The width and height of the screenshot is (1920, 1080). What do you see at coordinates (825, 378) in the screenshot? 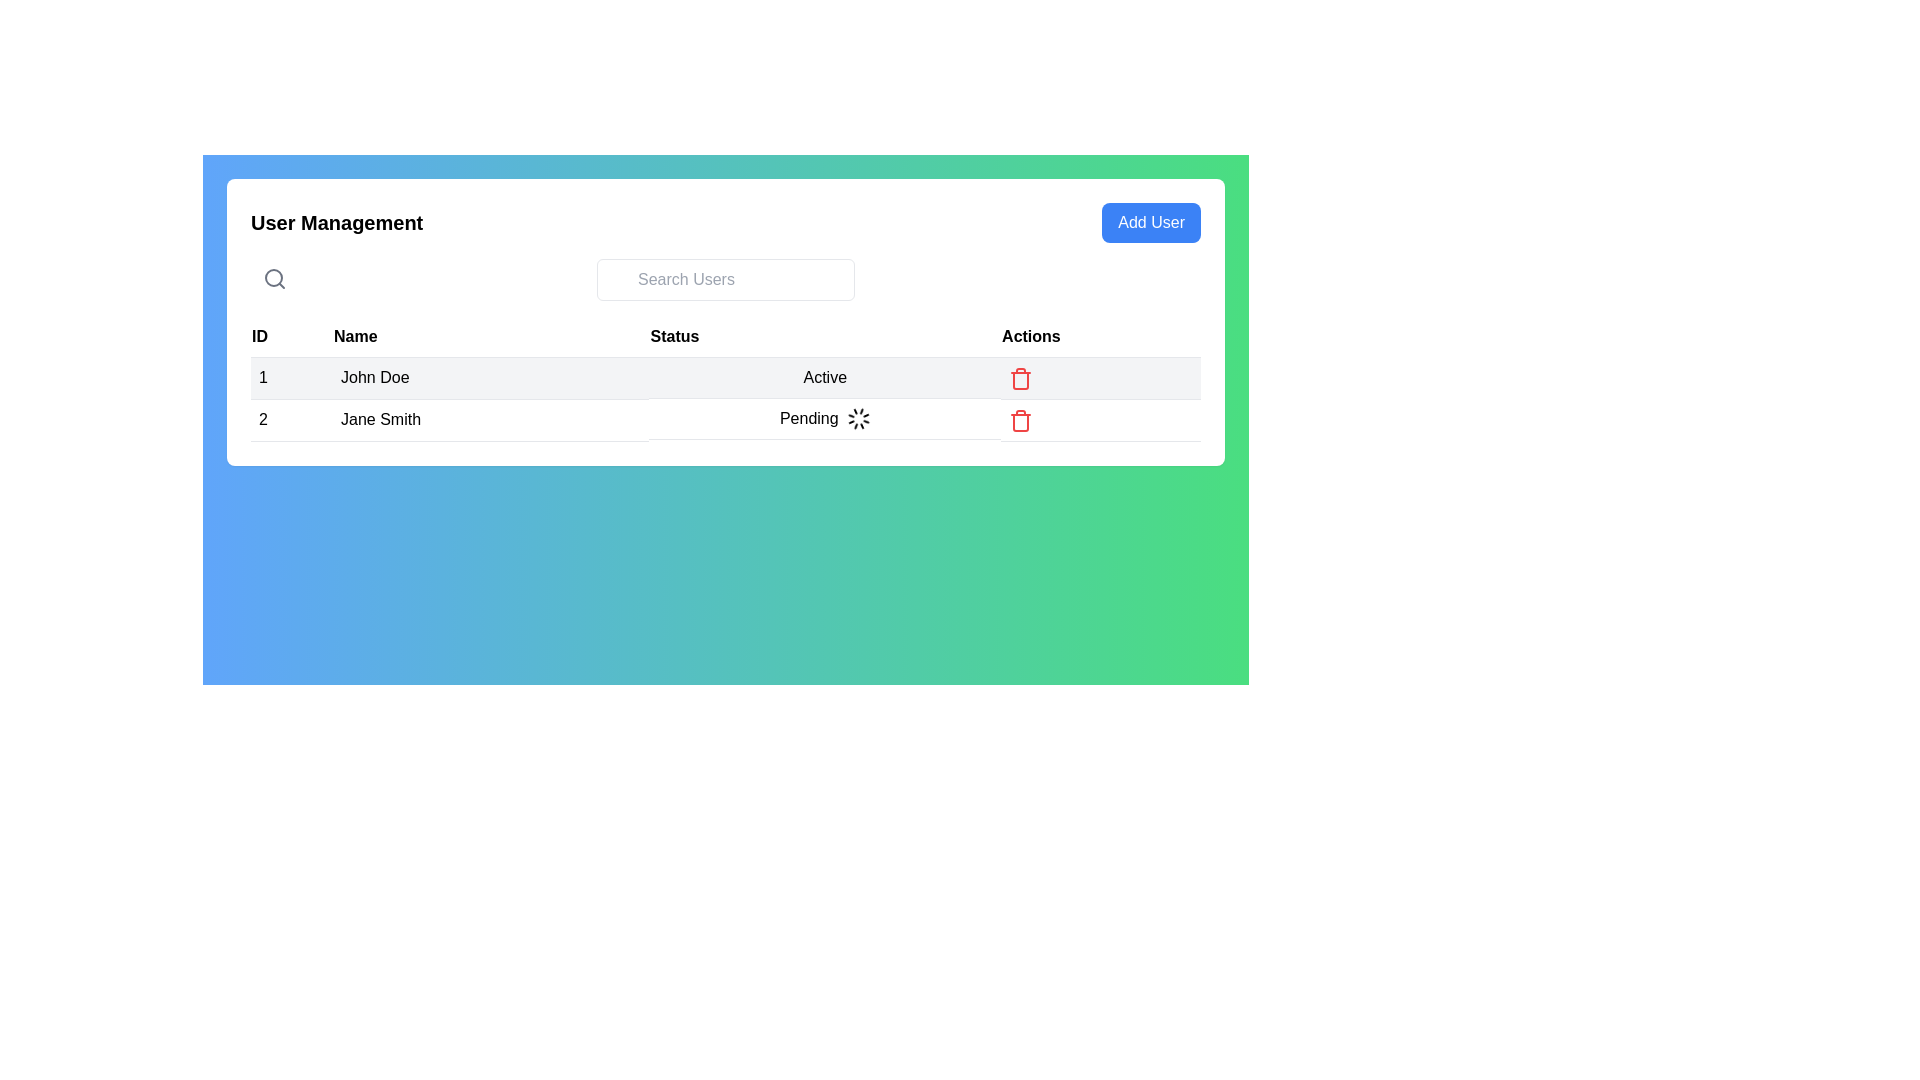
I see `the 'Active' label in the 'Status' column of the user data table, which is positioned between the 'Name' column and the 'Actions' column` at bounding box center [825, 378].